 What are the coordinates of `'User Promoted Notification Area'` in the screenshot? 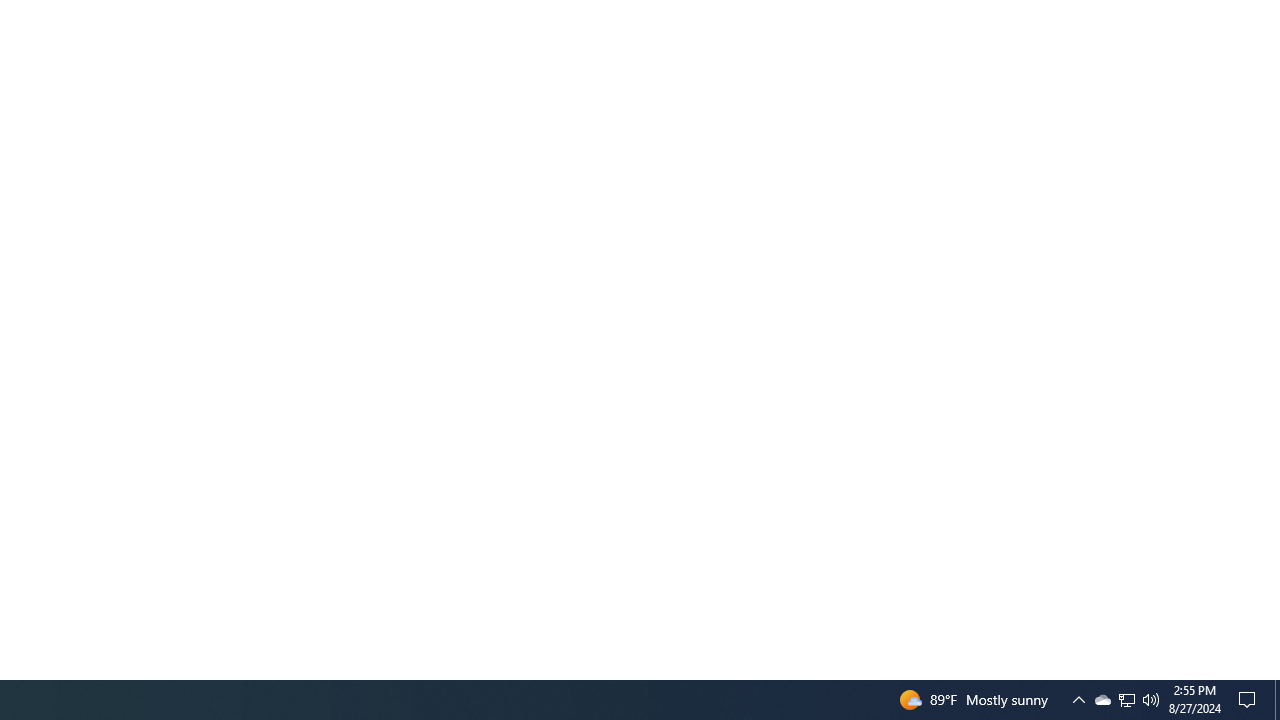 It's located at (1101, 698).